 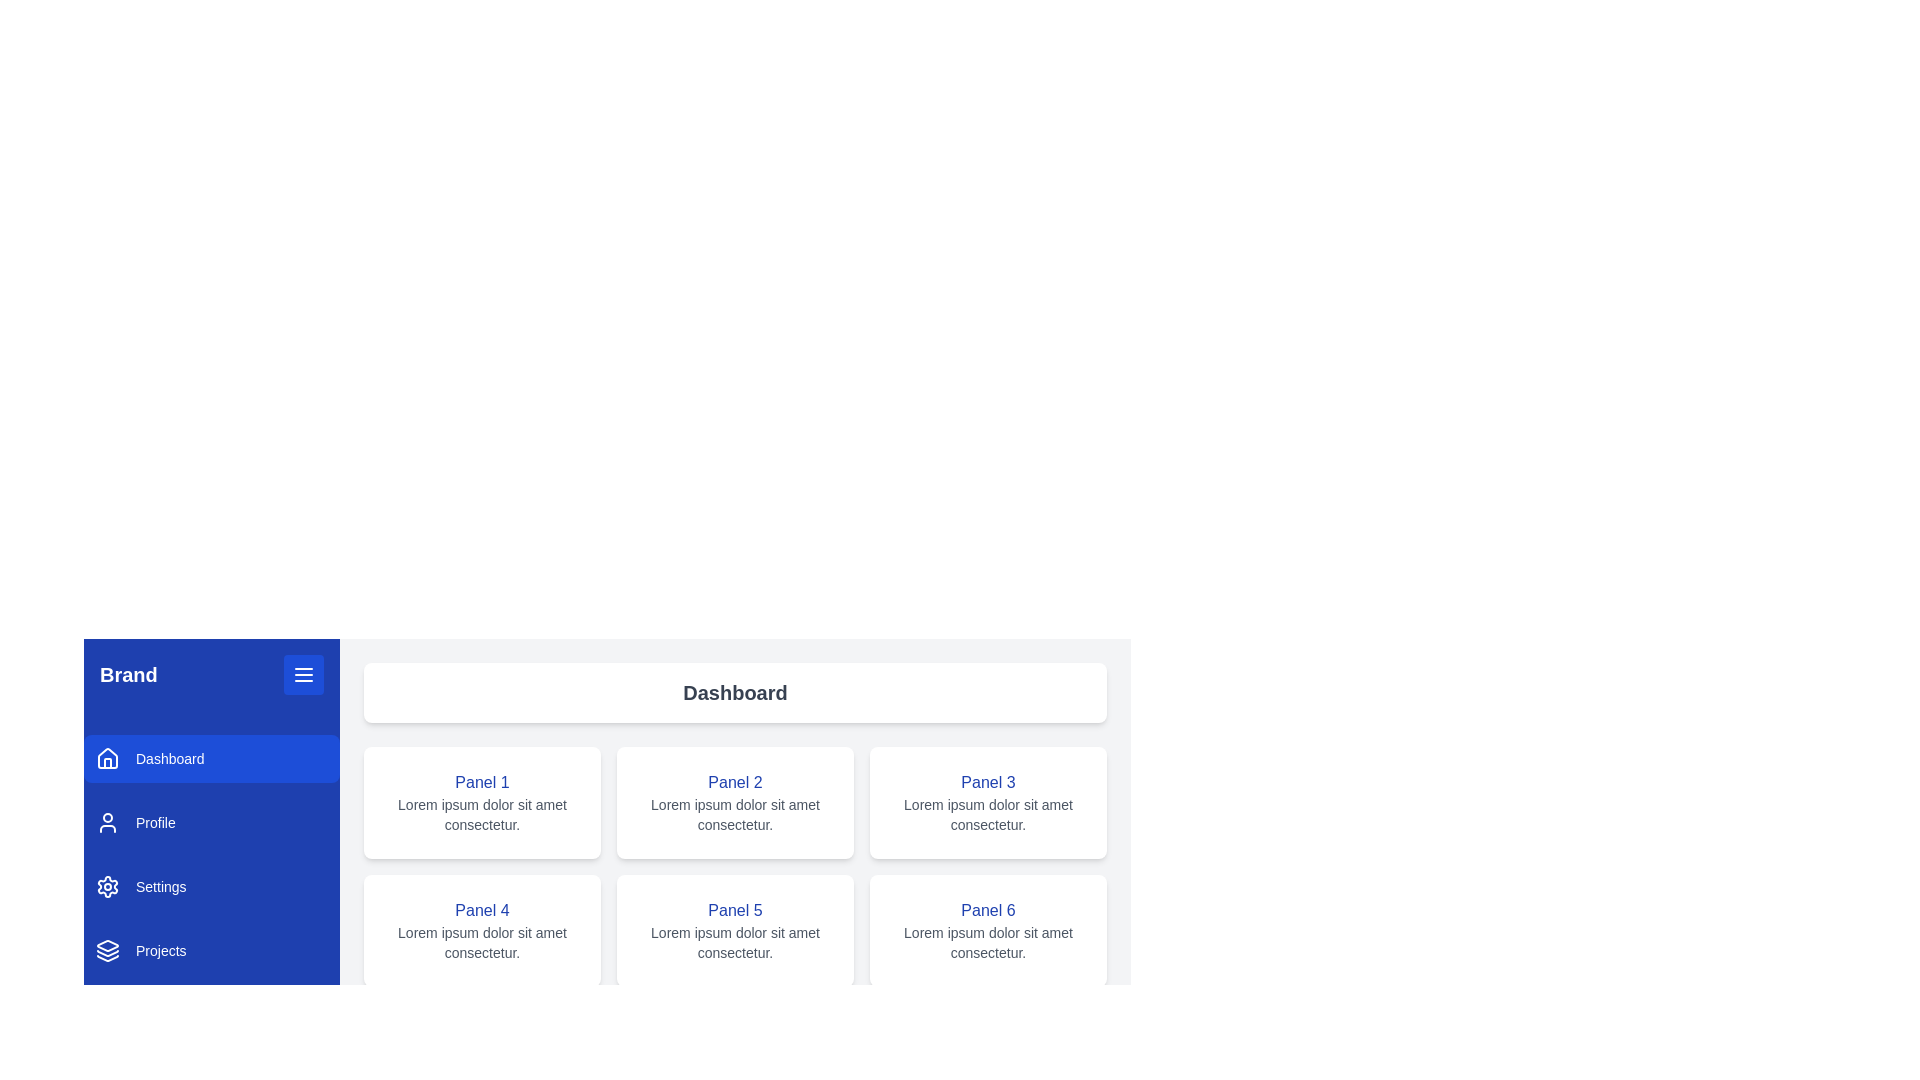 What do you see at coordinates (734, 692) in the screenshot?
I see `the 'Dashboard' text label, which is displayed in a bold font and is centered at the top of a white box, above the grid of panels` at bounding box center [734, 692].